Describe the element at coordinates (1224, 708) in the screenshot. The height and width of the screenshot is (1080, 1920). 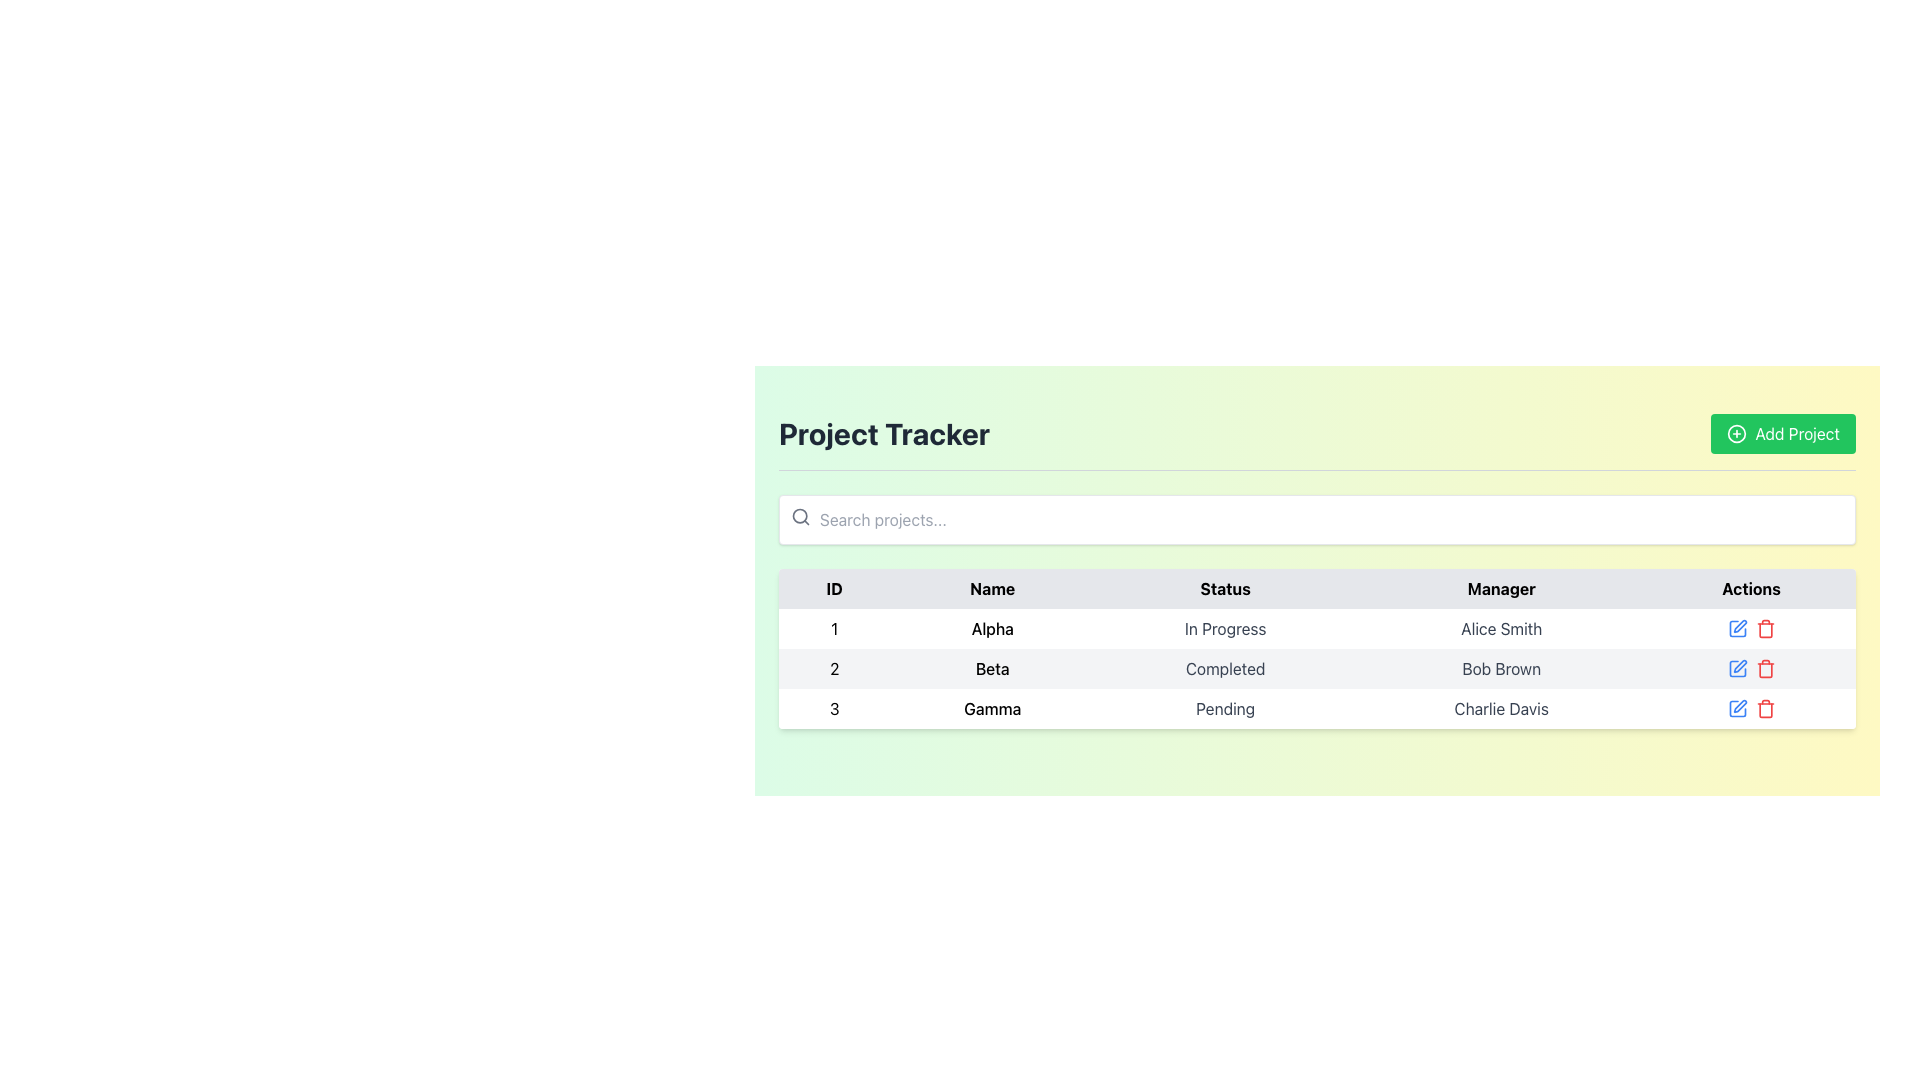
I see `the Text label displaying the status "Pending" in the Status column of the row labeled with ID "3" and Name "Gamma"` at that location.